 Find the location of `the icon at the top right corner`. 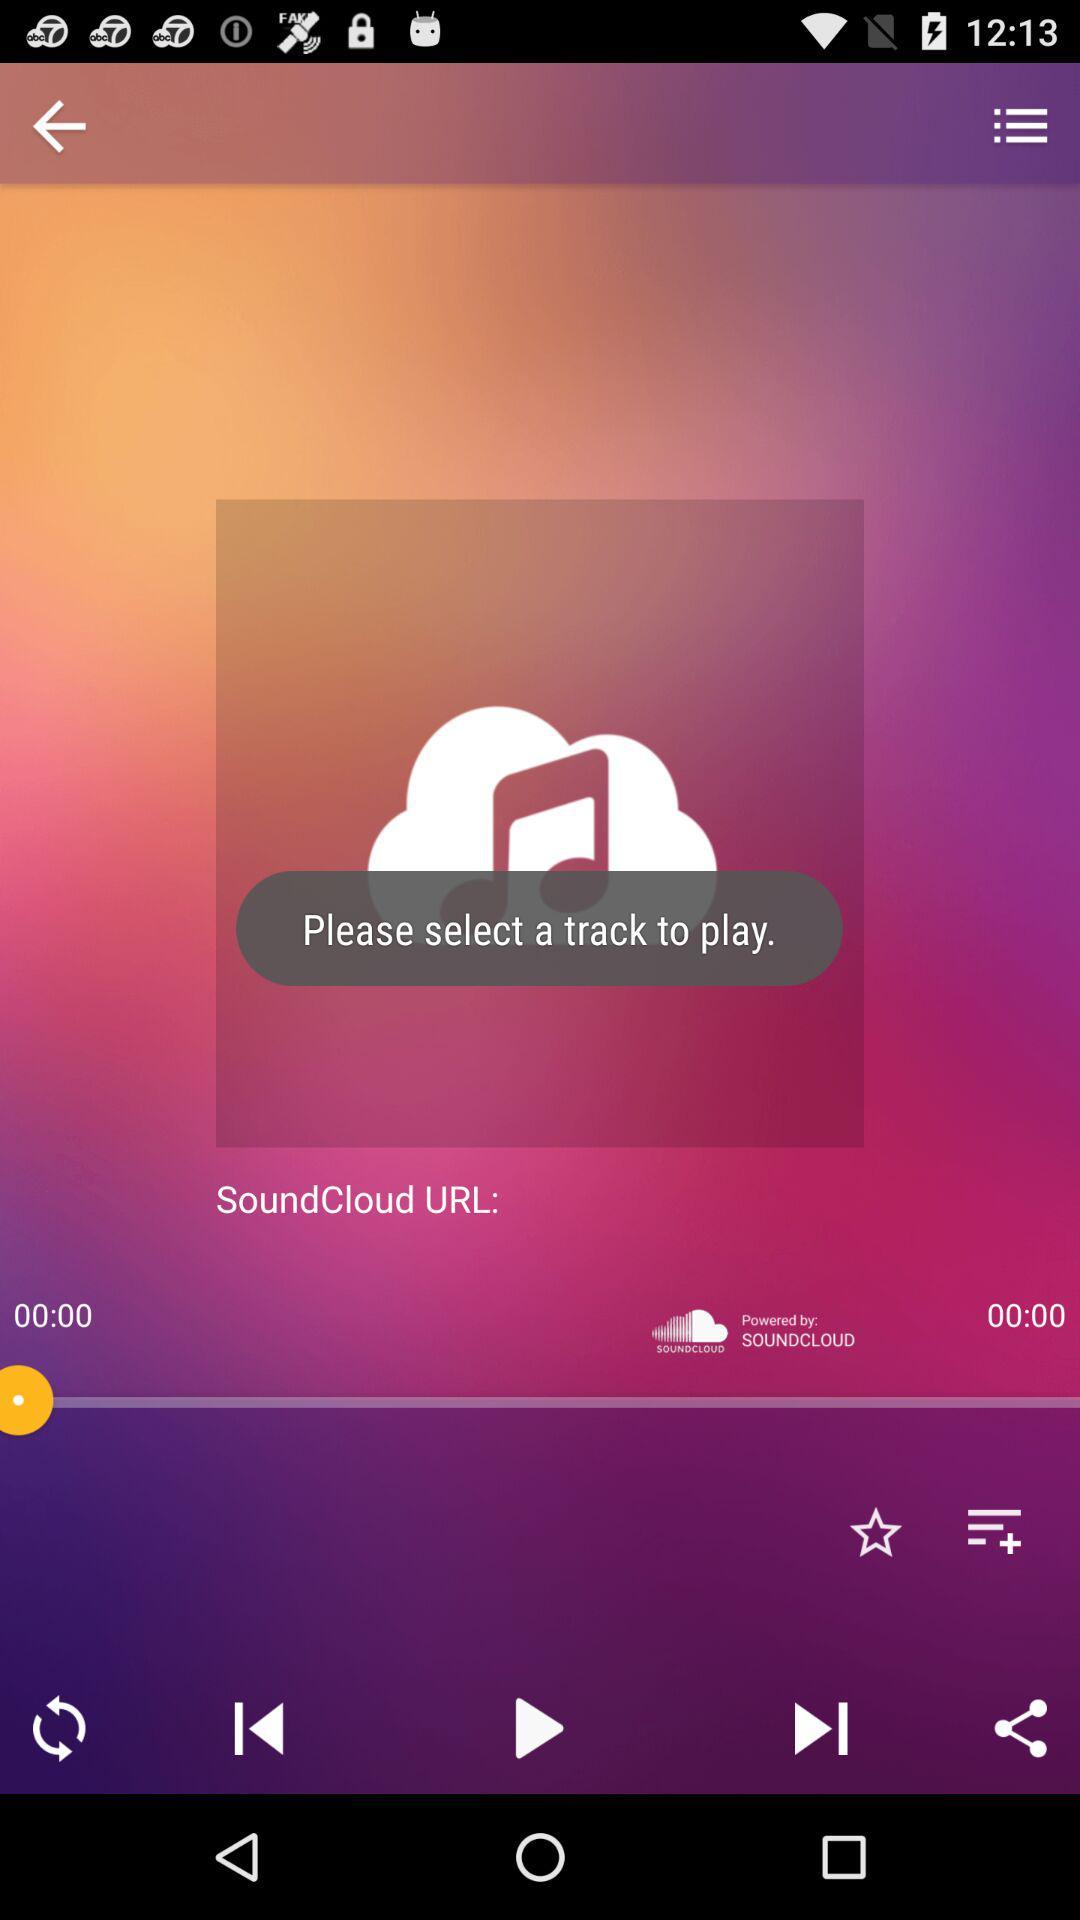

the icon at the top right corner is located at coordinates (1020, 127).